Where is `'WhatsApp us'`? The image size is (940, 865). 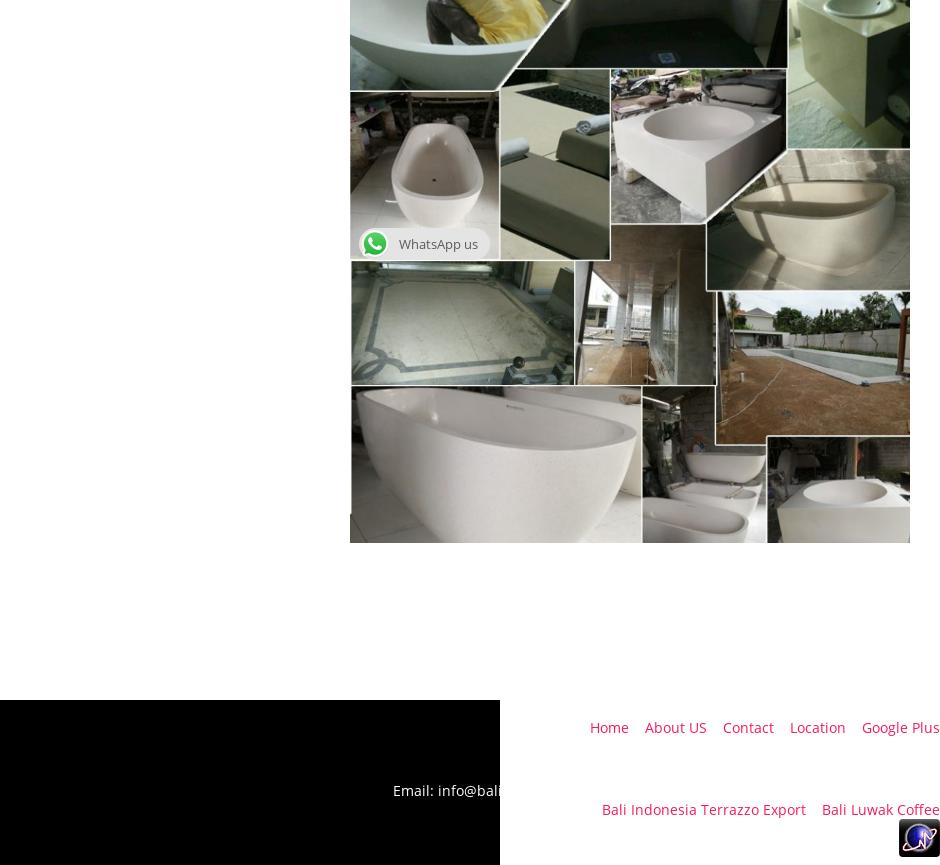 'WhatsApp us' is located at coordinates (437, 243).